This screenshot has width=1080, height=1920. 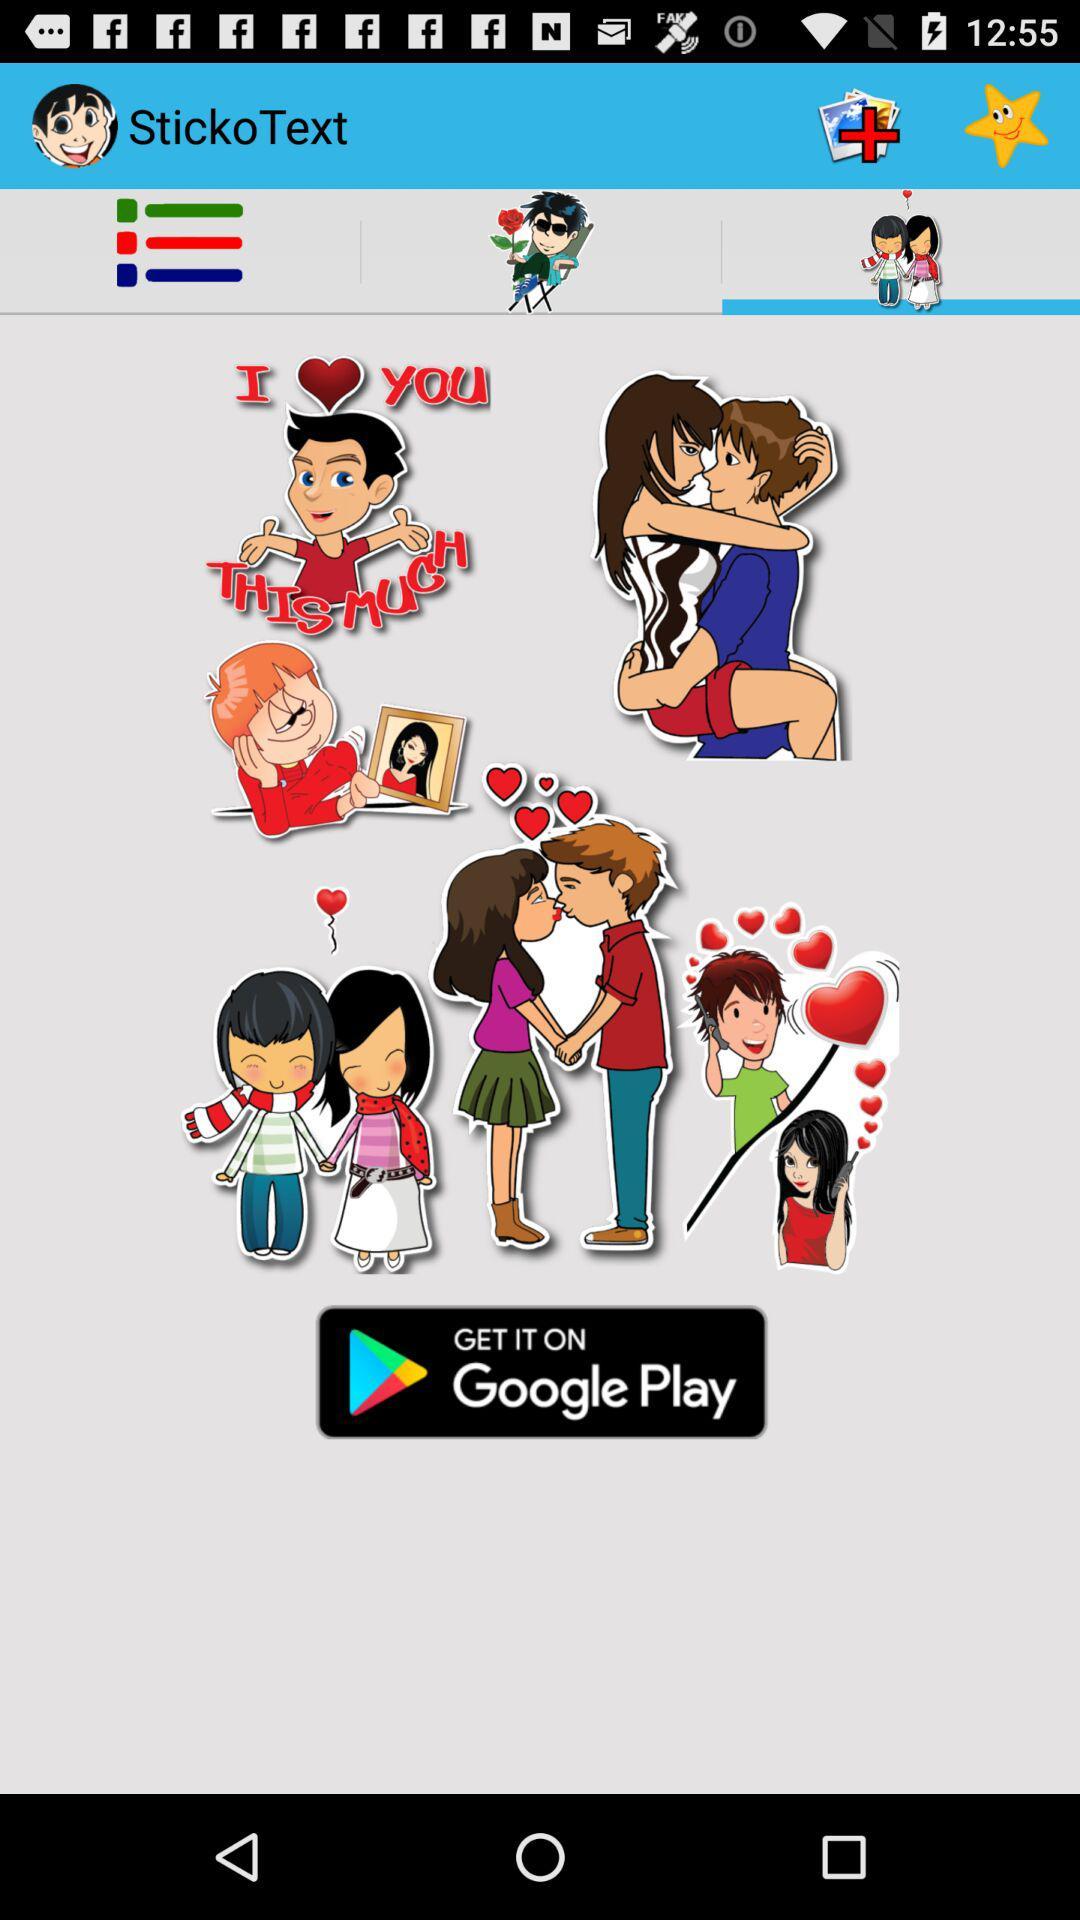 I want to click on its a google play button which you click it to get the app from google play, so click(x=540, y=1369).